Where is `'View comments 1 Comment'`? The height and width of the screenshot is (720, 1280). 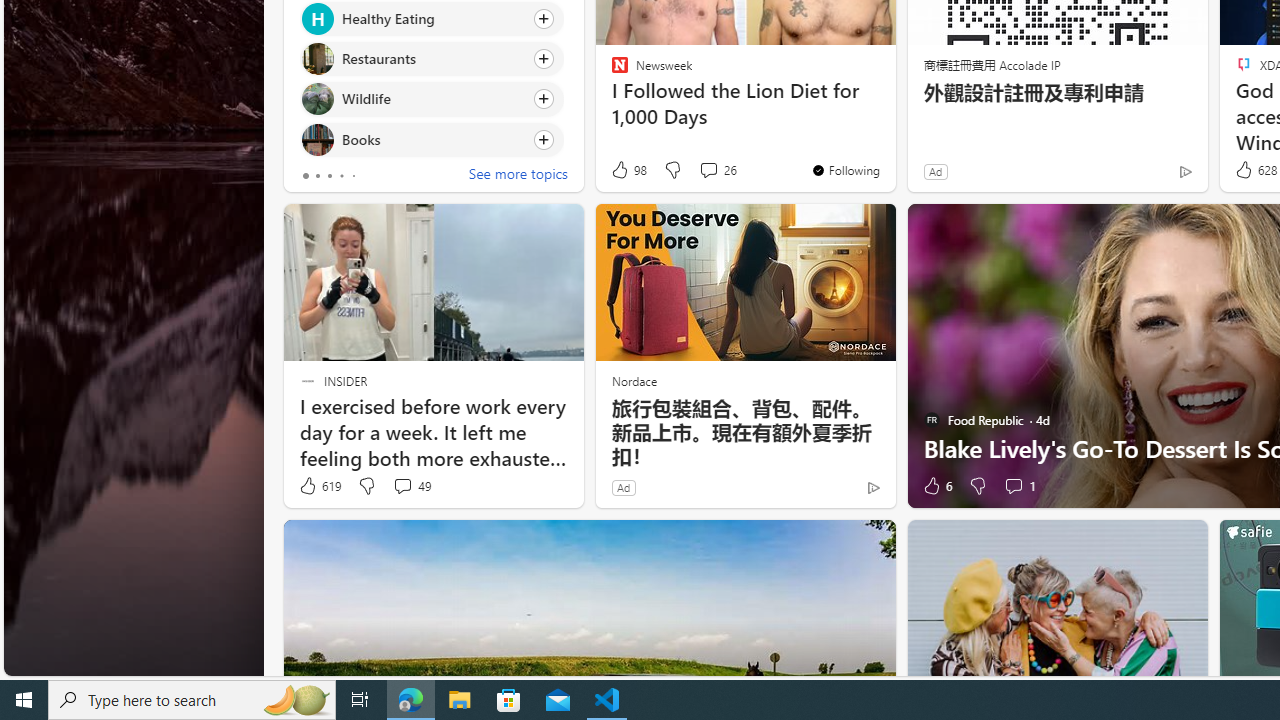 'View comments 1 Comment' is located at coordinates (1019, 486).